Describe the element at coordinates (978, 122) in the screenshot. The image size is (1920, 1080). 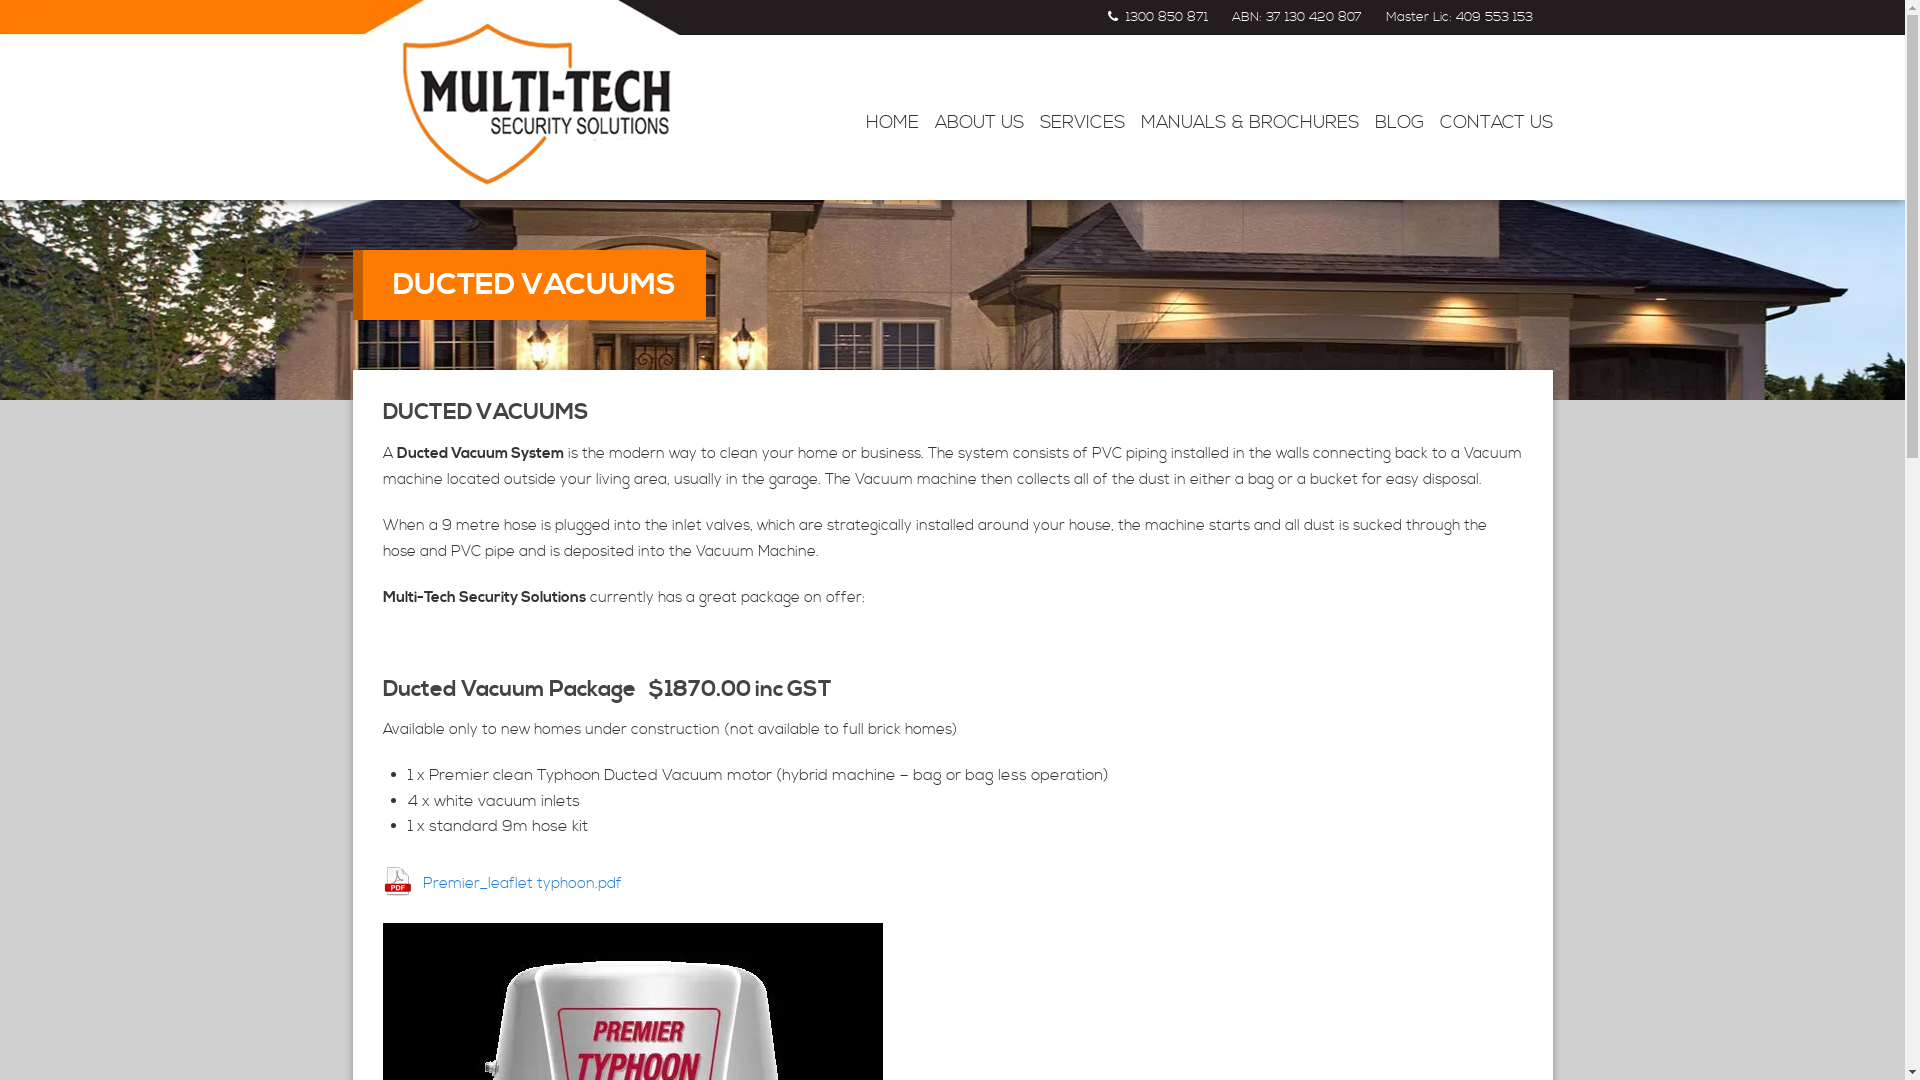
I see `'ABOUT US'` at that location.